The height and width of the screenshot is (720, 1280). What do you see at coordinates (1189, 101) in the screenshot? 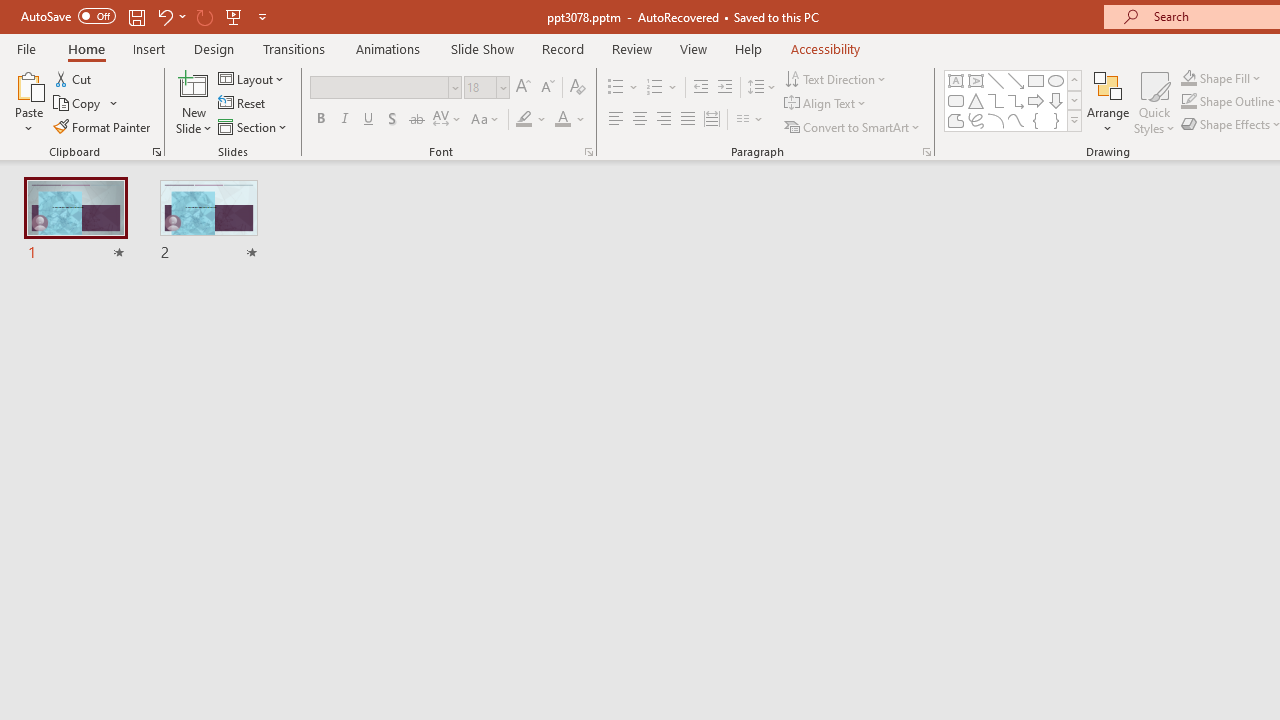
I see `'Shape Outline Green, Accent 1'` at bounding box center [1189, 101].